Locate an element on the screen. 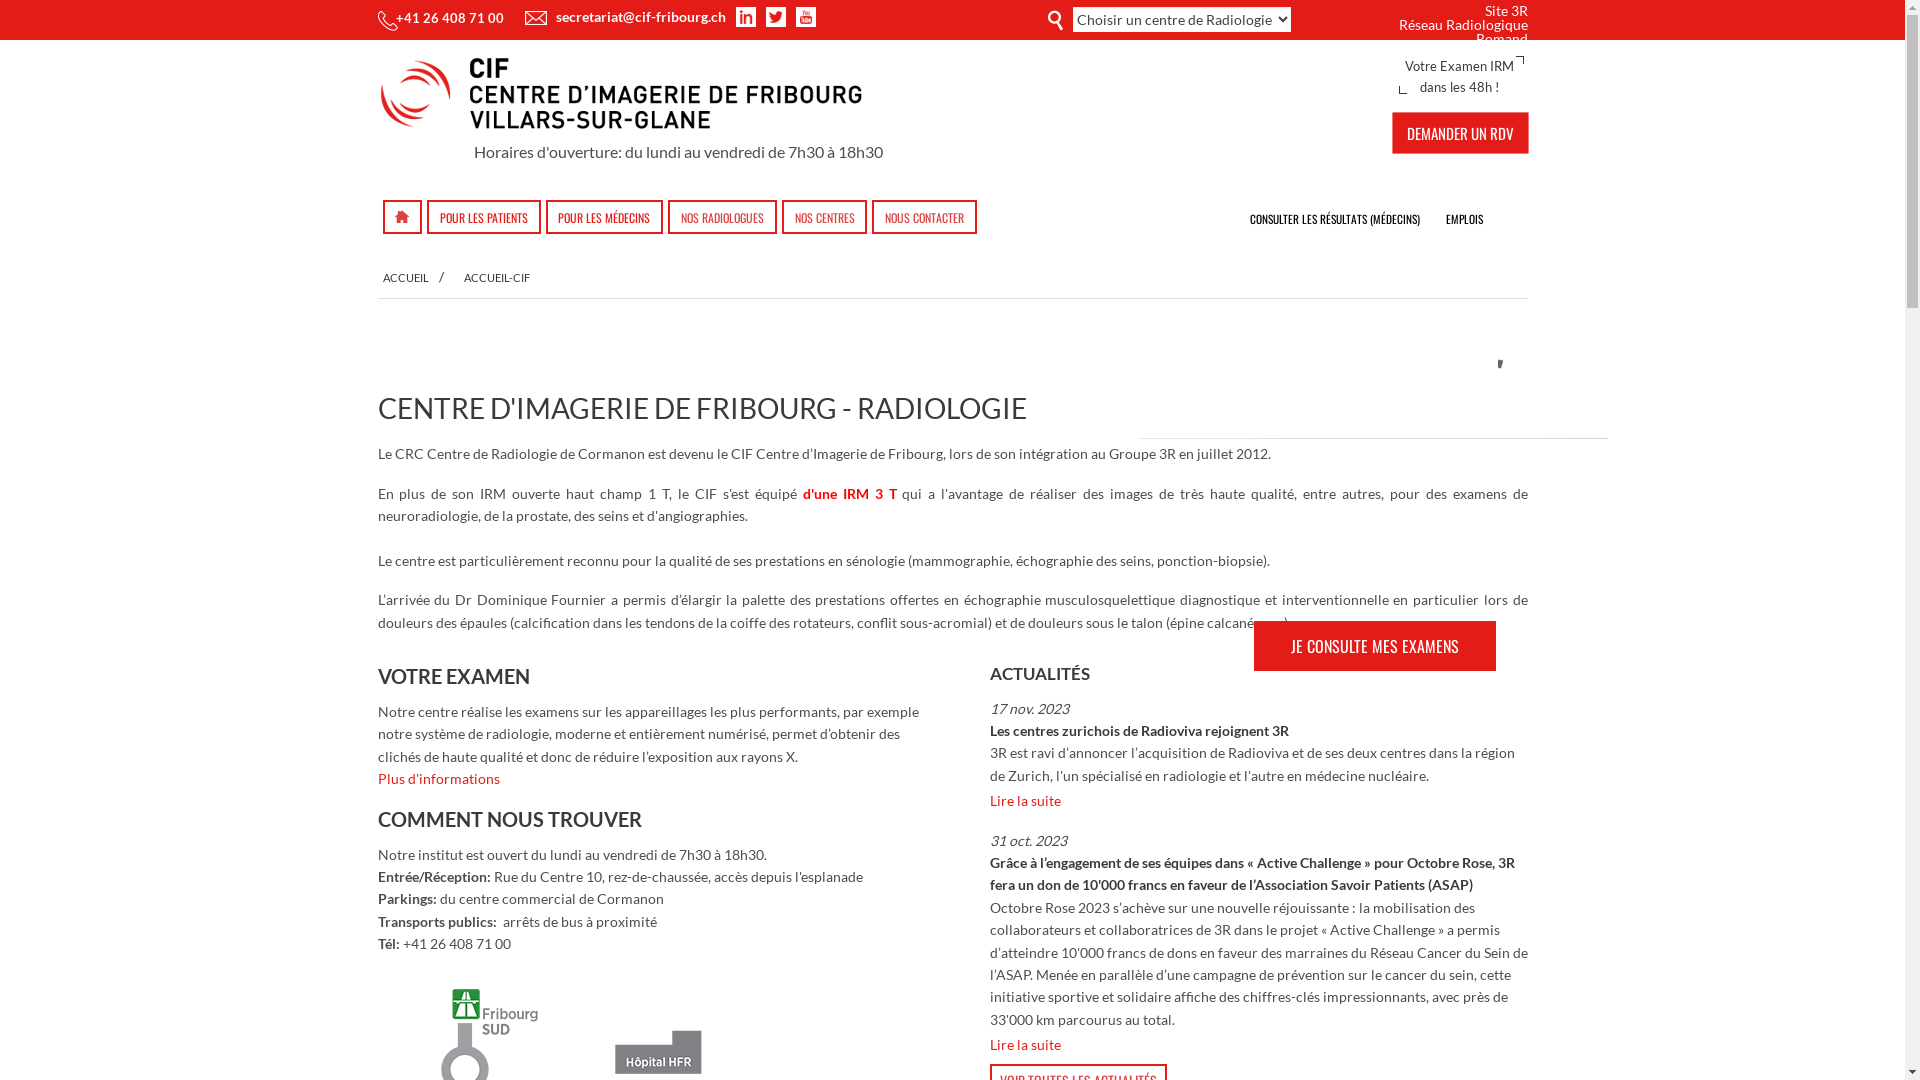 This screenshot has height=1080, width=1920. 'linkedin' is located at coordinates (738, 16).